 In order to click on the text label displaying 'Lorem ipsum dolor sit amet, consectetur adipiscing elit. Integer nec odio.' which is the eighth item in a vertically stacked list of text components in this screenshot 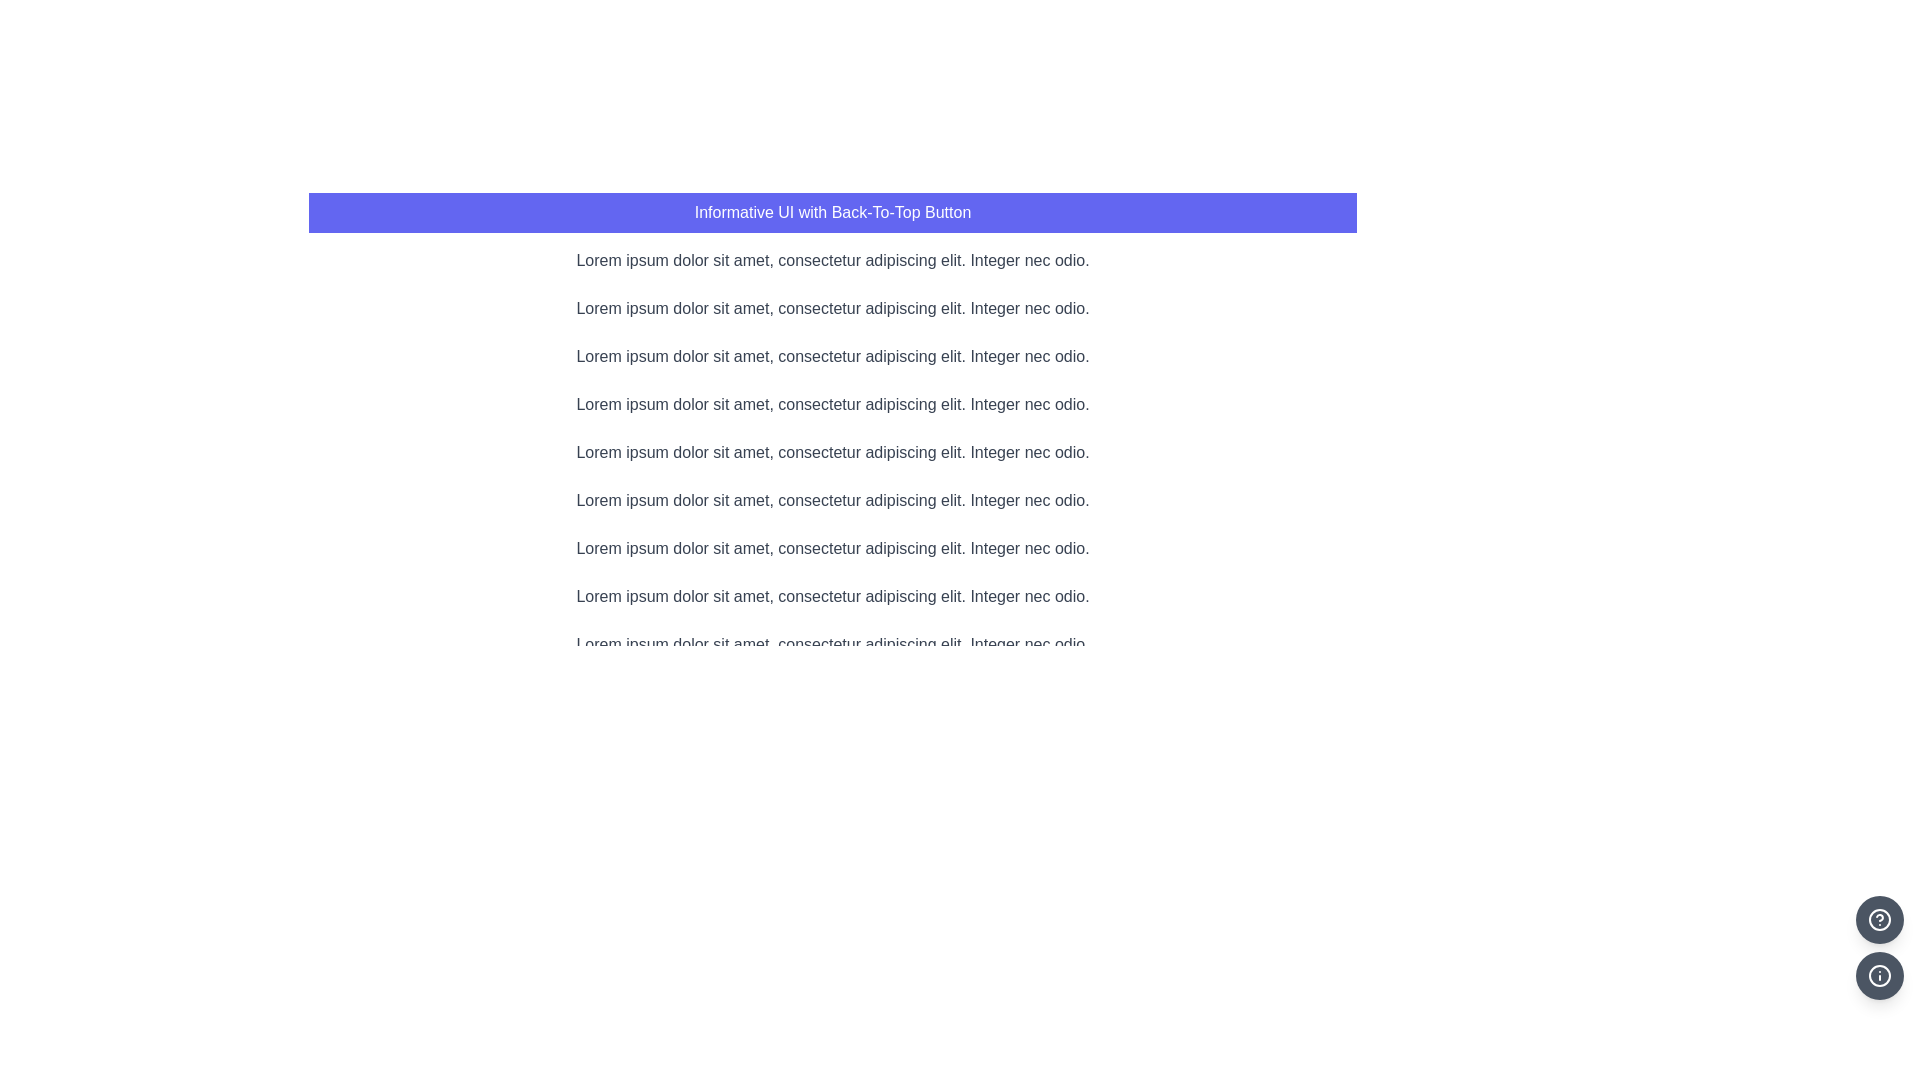, I will do `click(833, 596)`.